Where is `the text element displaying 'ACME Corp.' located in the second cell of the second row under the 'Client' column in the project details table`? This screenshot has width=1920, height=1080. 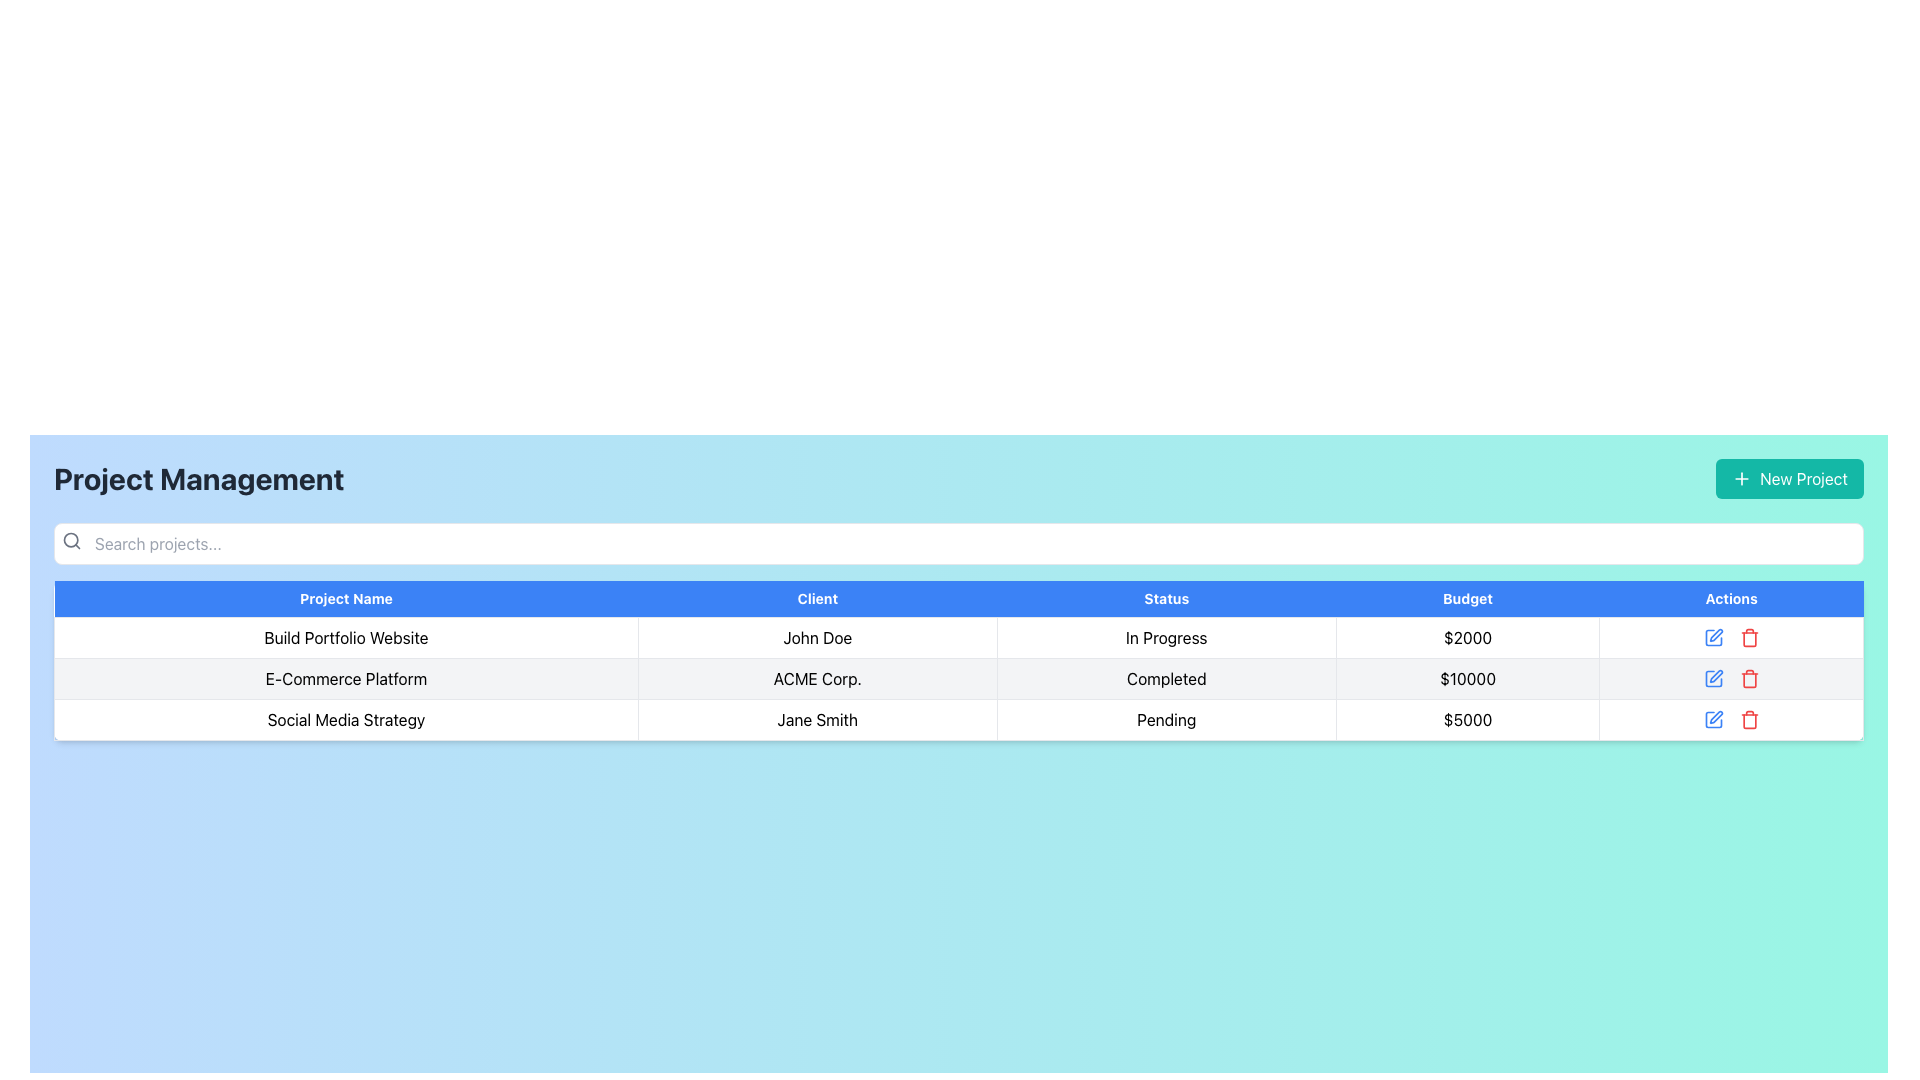 the text element displaying 'ACME Corp.' located in the second cell of the second row under the 'Client' column in the project details table is located at coordinates (817, 677).